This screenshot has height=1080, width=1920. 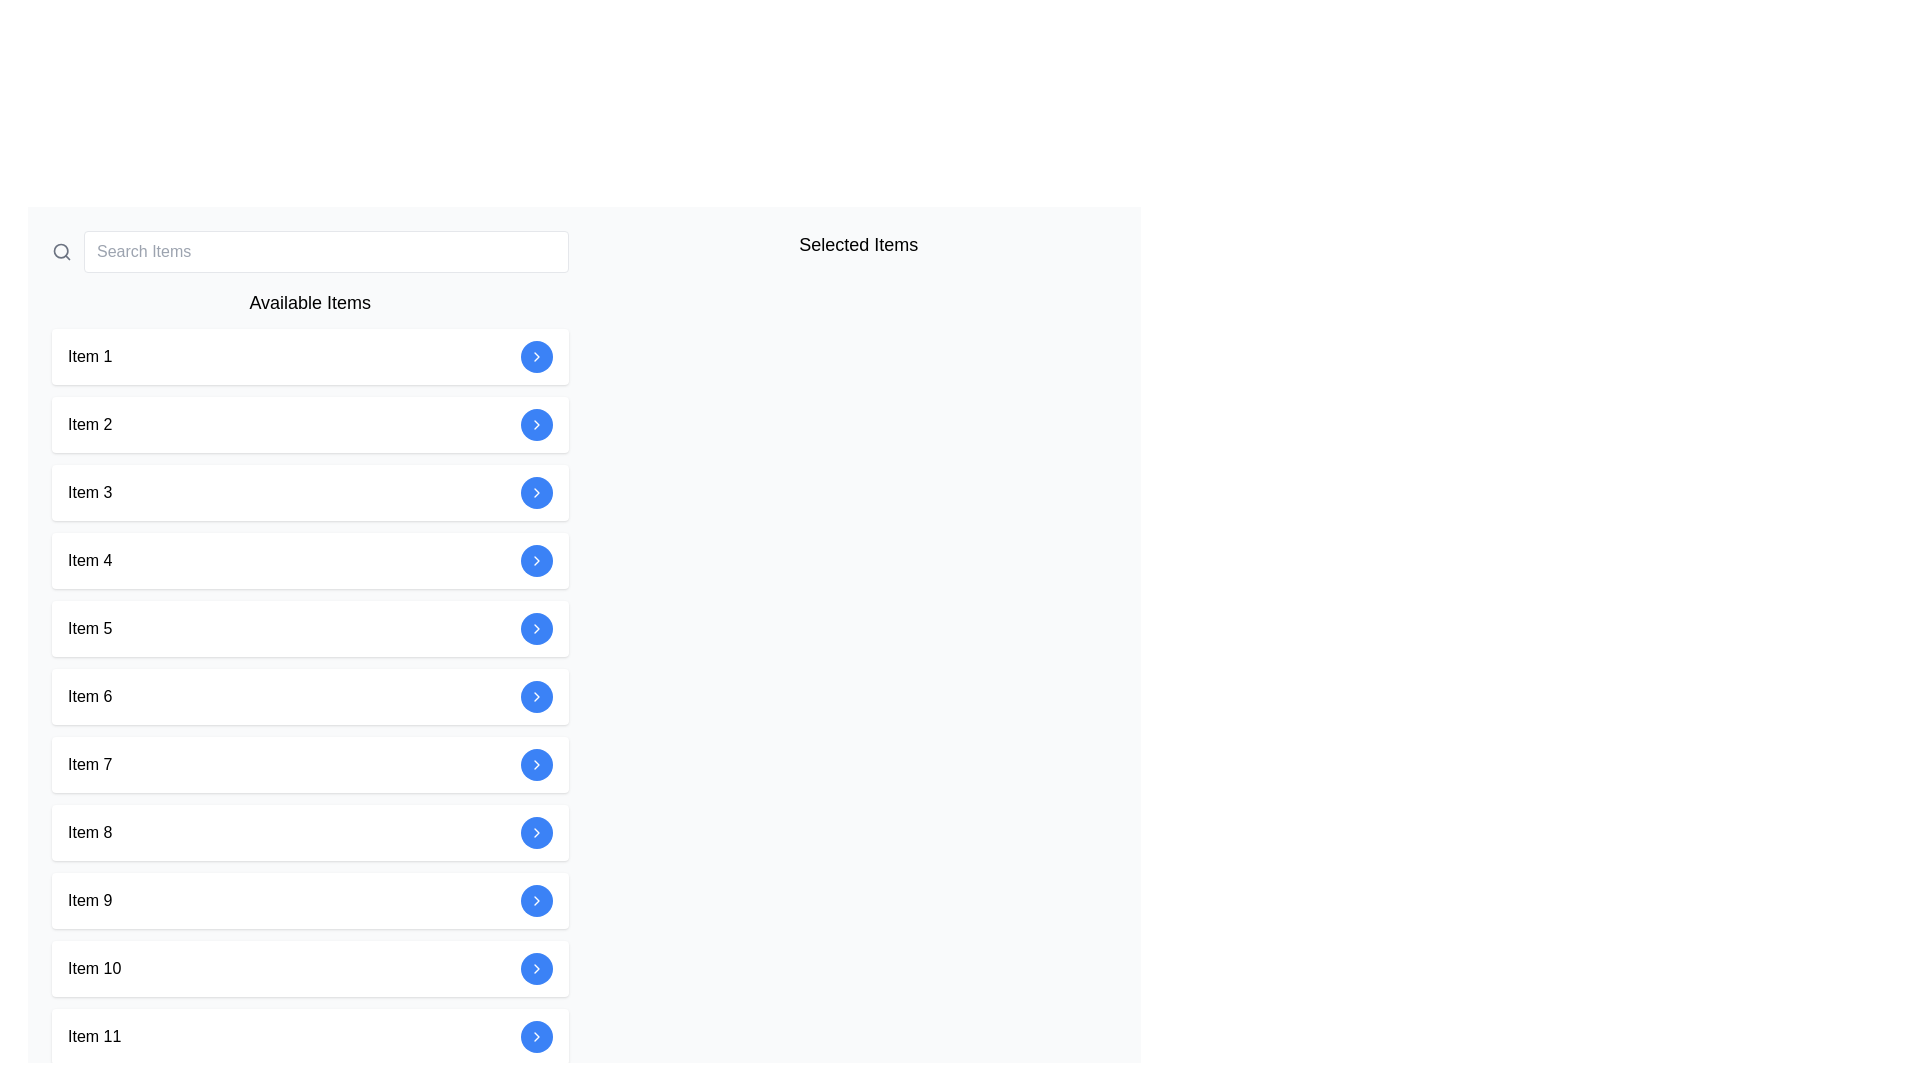 What do you see at coordinates (536, 764) in the screenshot?
I see `the central graphic arrow in the button associated with 'Item 7' in the 'Available Items' list to provide visual feedback` at bounding box center [536, 764].